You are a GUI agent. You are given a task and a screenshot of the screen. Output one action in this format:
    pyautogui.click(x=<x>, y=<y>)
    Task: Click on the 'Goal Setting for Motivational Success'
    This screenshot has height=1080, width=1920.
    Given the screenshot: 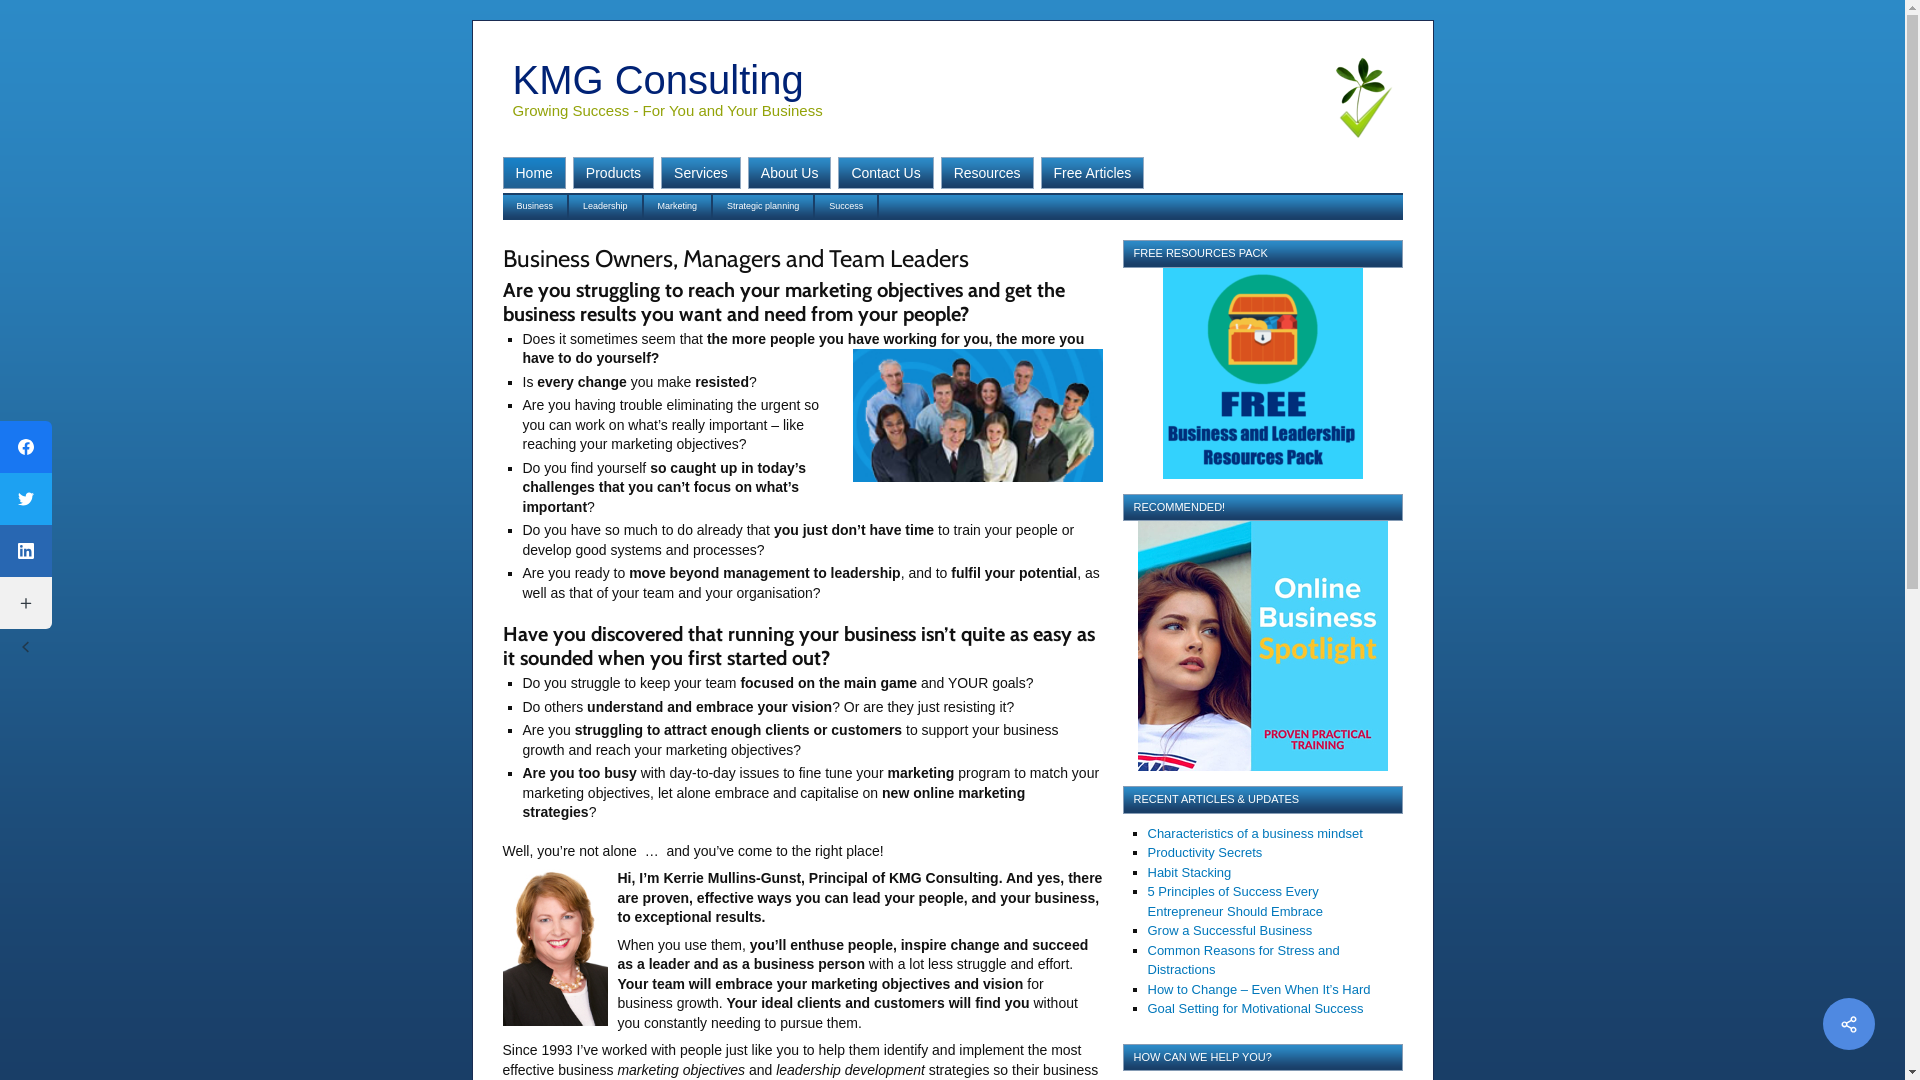 What is the action you would take?
    pyautogui.click(x=1255, y=1008)
    